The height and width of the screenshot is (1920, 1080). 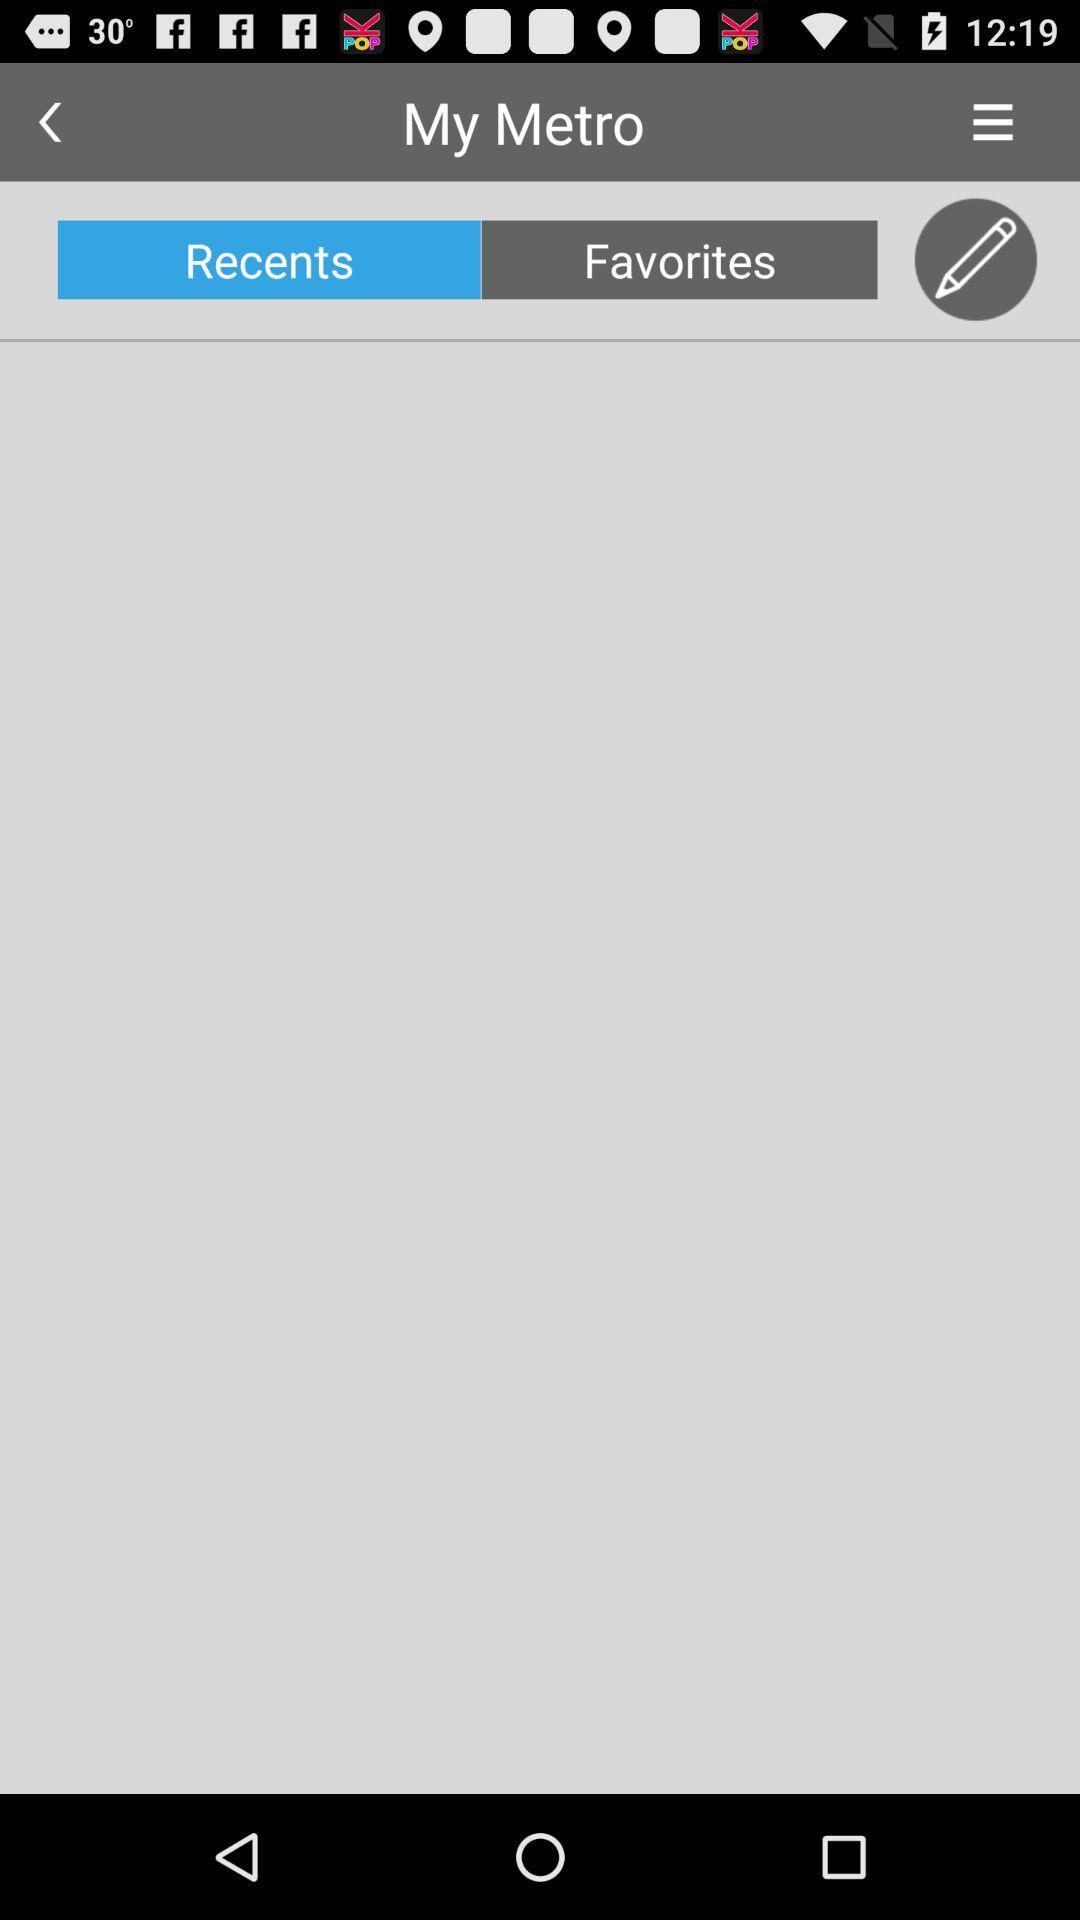 I want to click on the app to the right of the favorites item, so click(x=975, y=259).